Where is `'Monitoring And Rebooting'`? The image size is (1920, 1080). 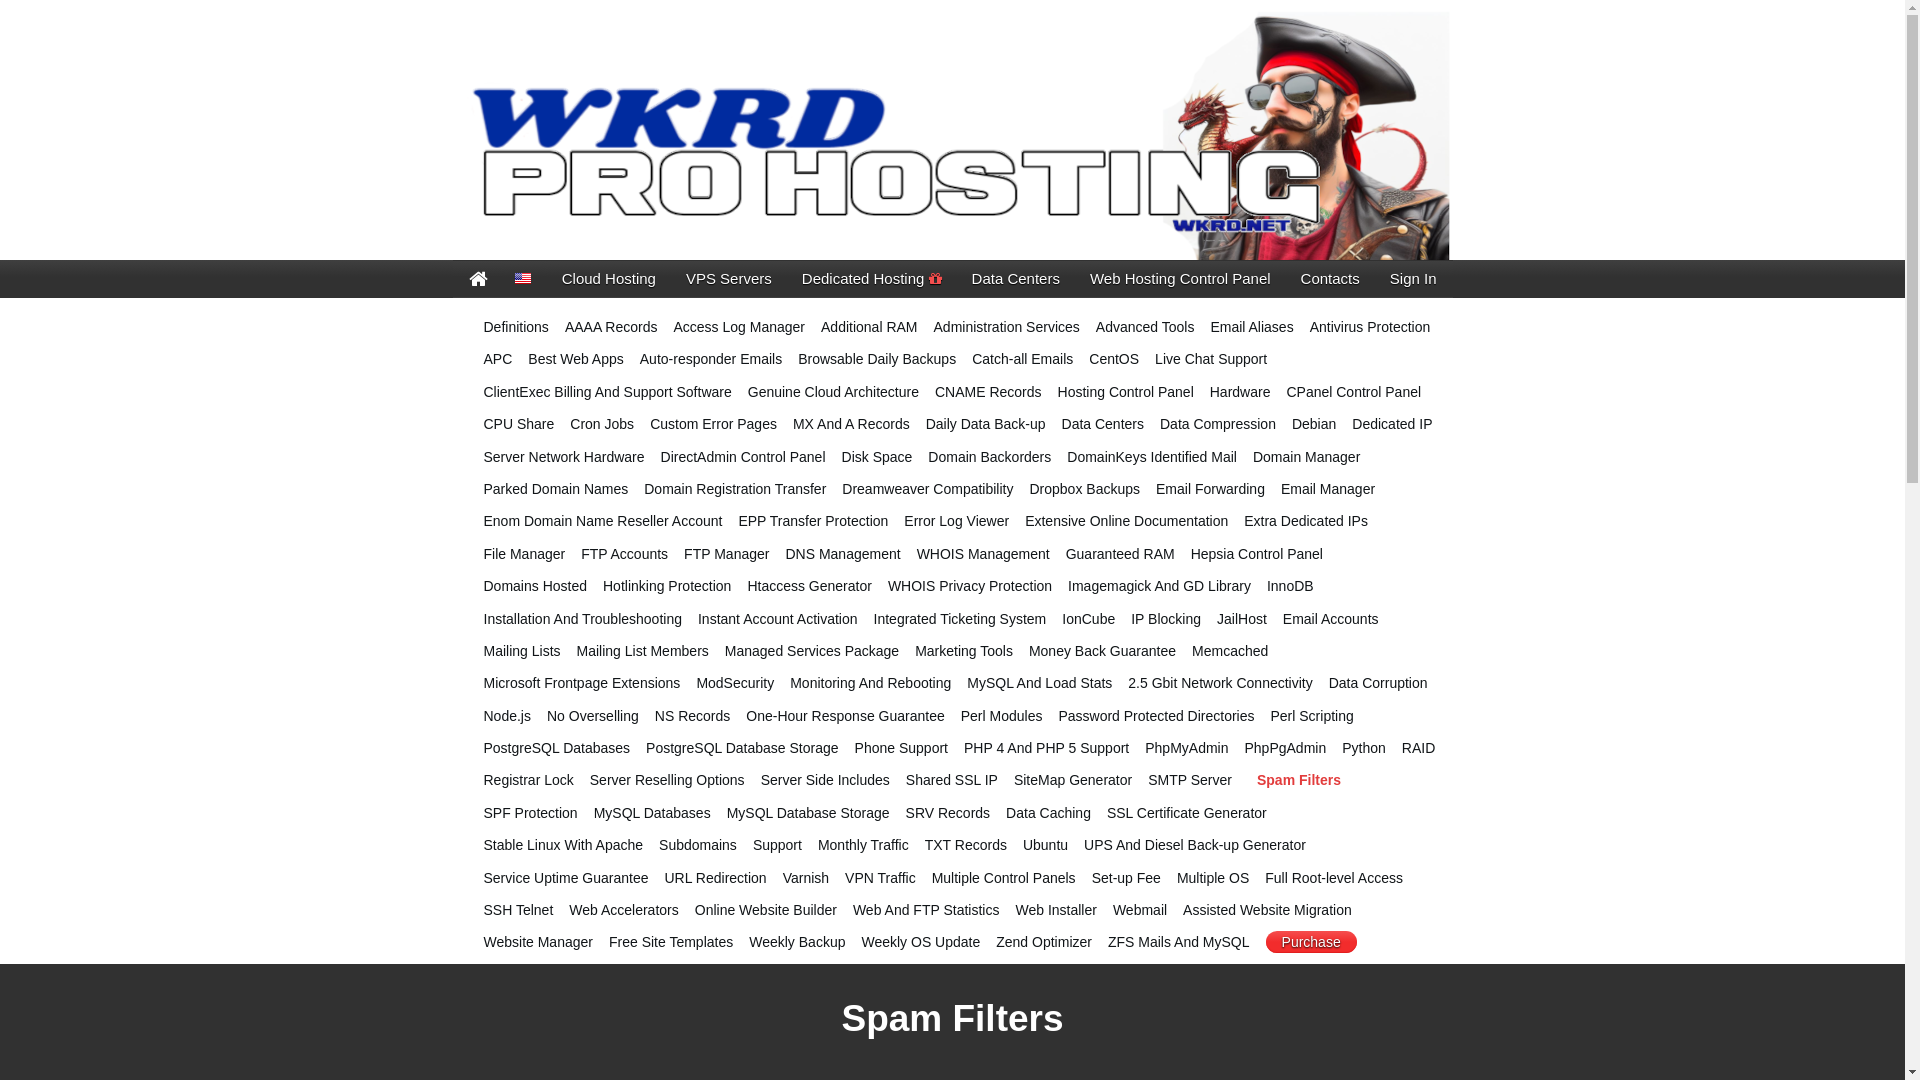
'Monitoring And Rebooting' is located at coordinates (870, 681).